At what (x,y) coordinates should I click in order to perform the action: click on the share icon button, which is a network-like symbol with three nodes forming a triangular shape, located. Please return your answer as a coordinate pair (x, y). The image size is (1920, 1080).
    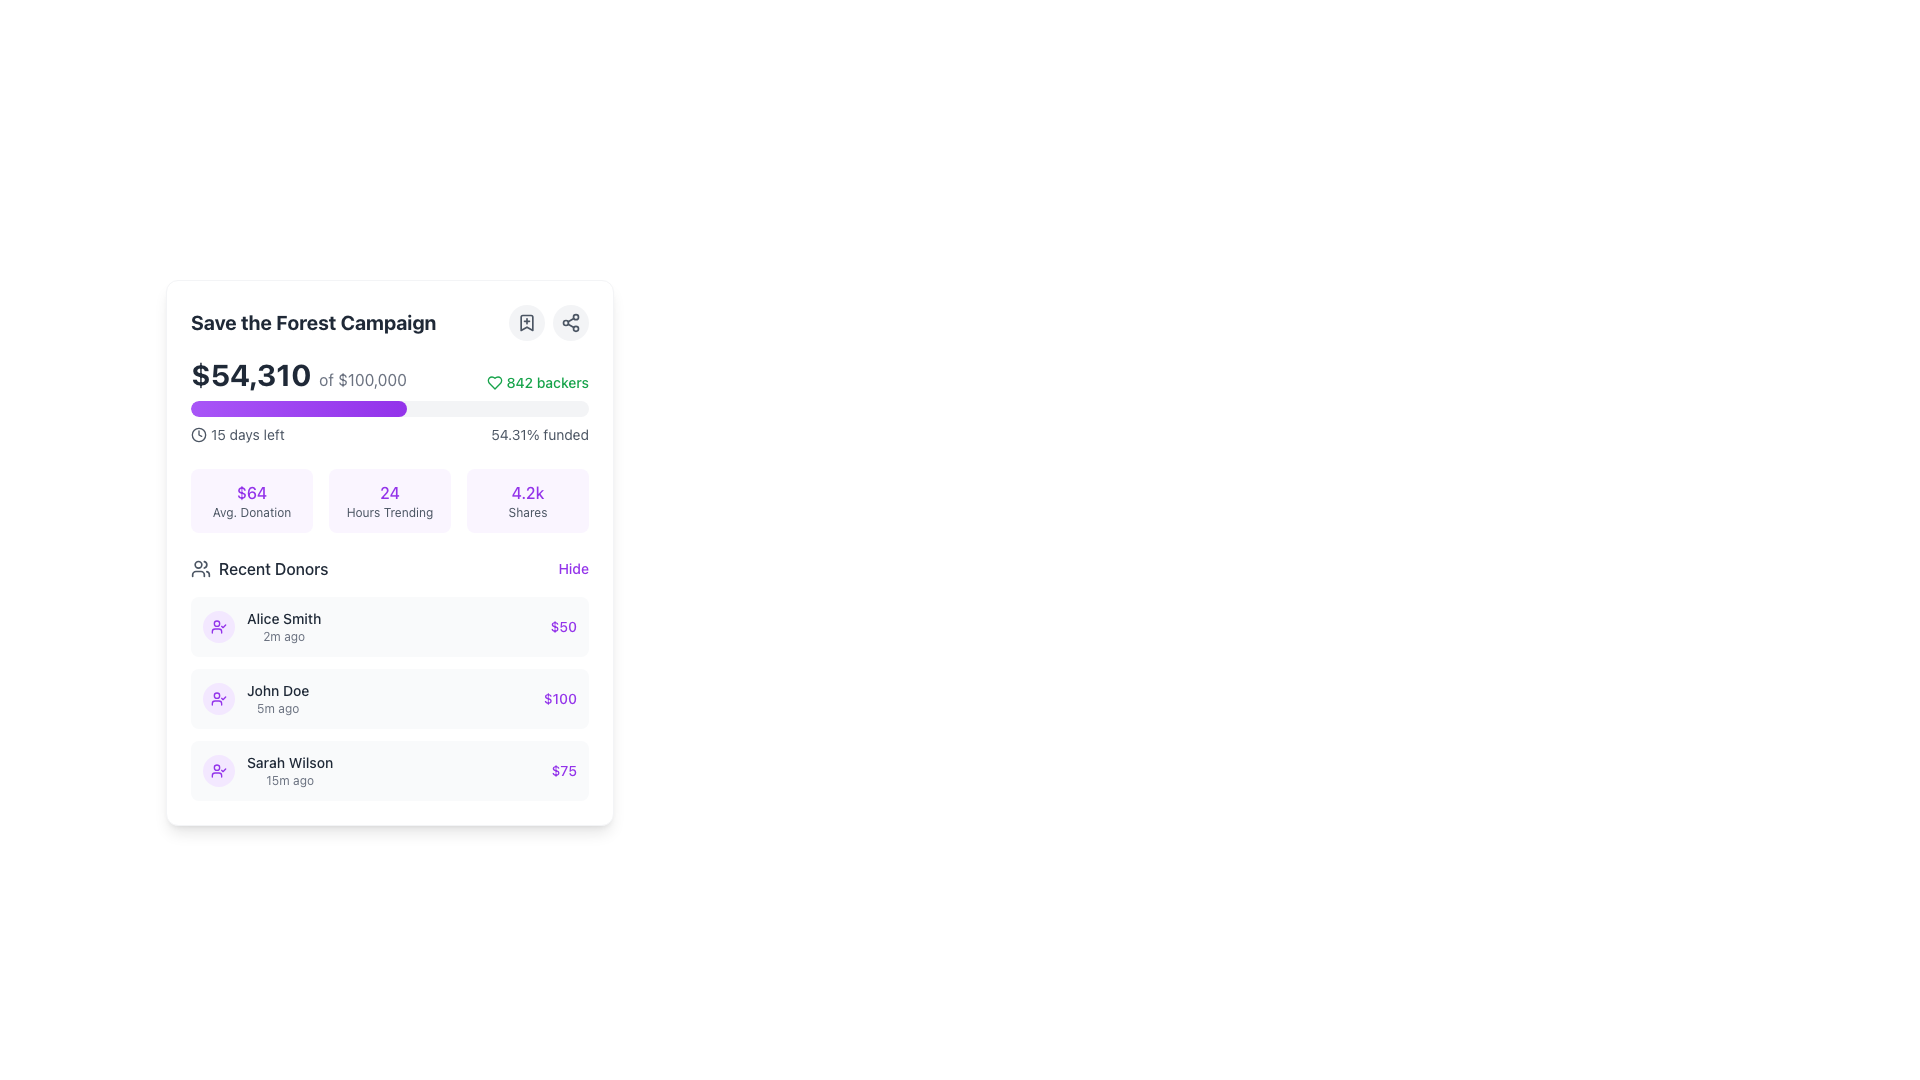
    Looking at the image, I should click on (570, 322).